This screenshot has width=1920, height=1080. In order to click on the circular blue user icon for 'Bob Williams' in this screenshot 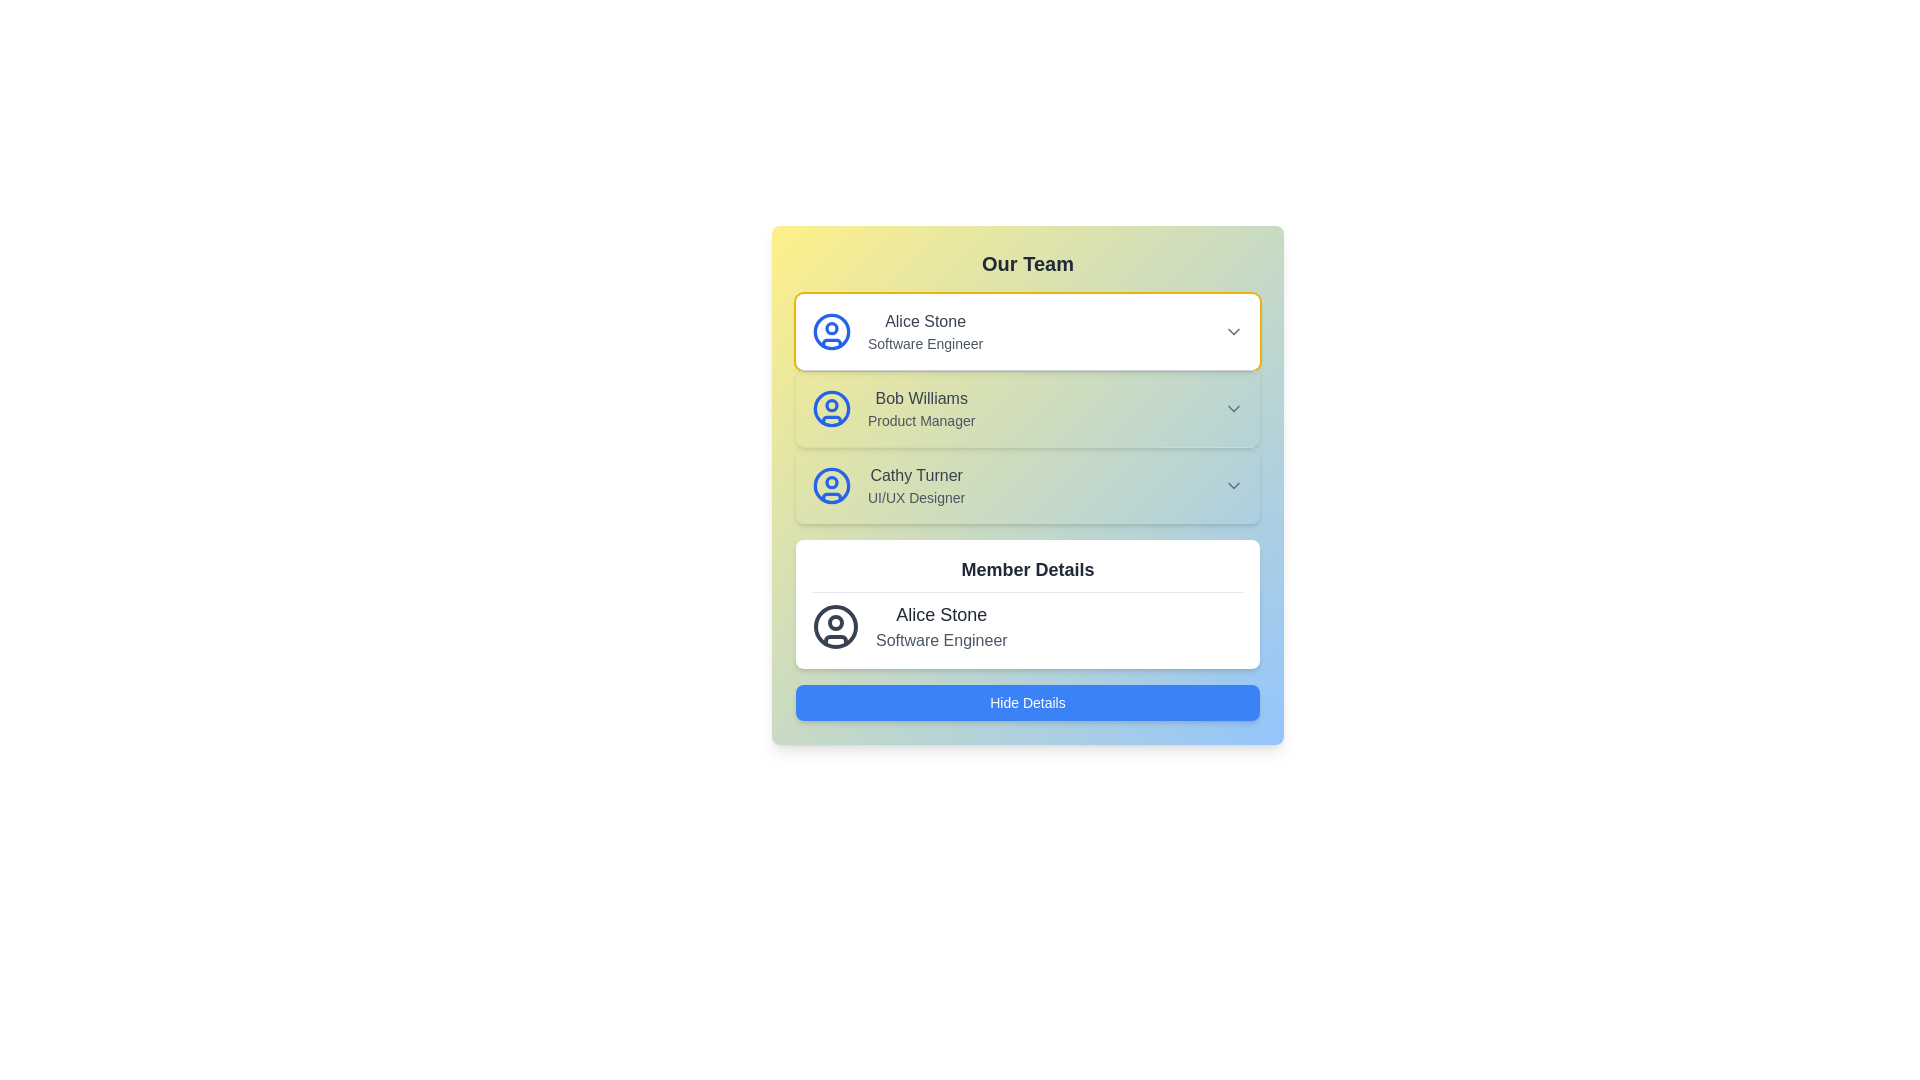, I will do `click(831, 407)`.